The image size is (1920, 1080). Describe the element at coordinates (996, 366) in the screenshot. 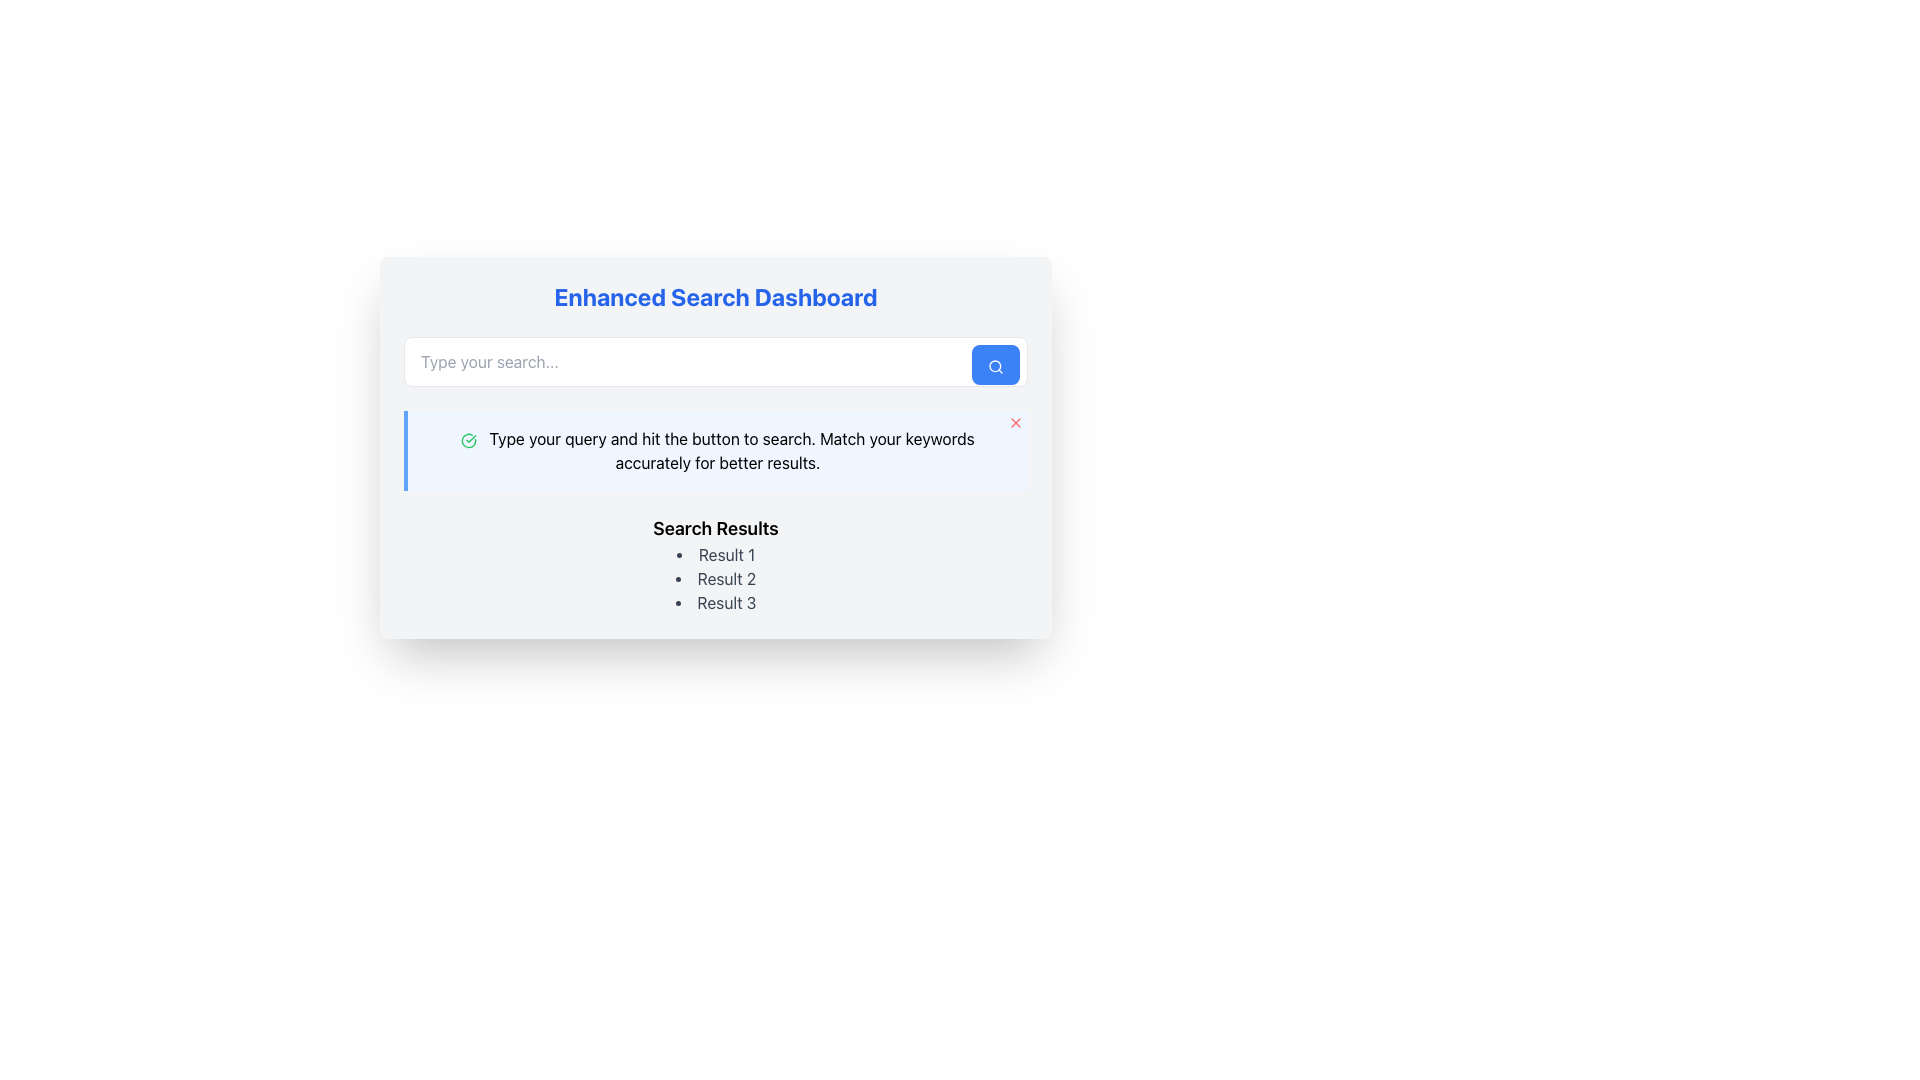

I see `the search icon located in the top-right corner of the text input box within the 'Enhanced Search Dashboard' to initiate a search operation` at that location.